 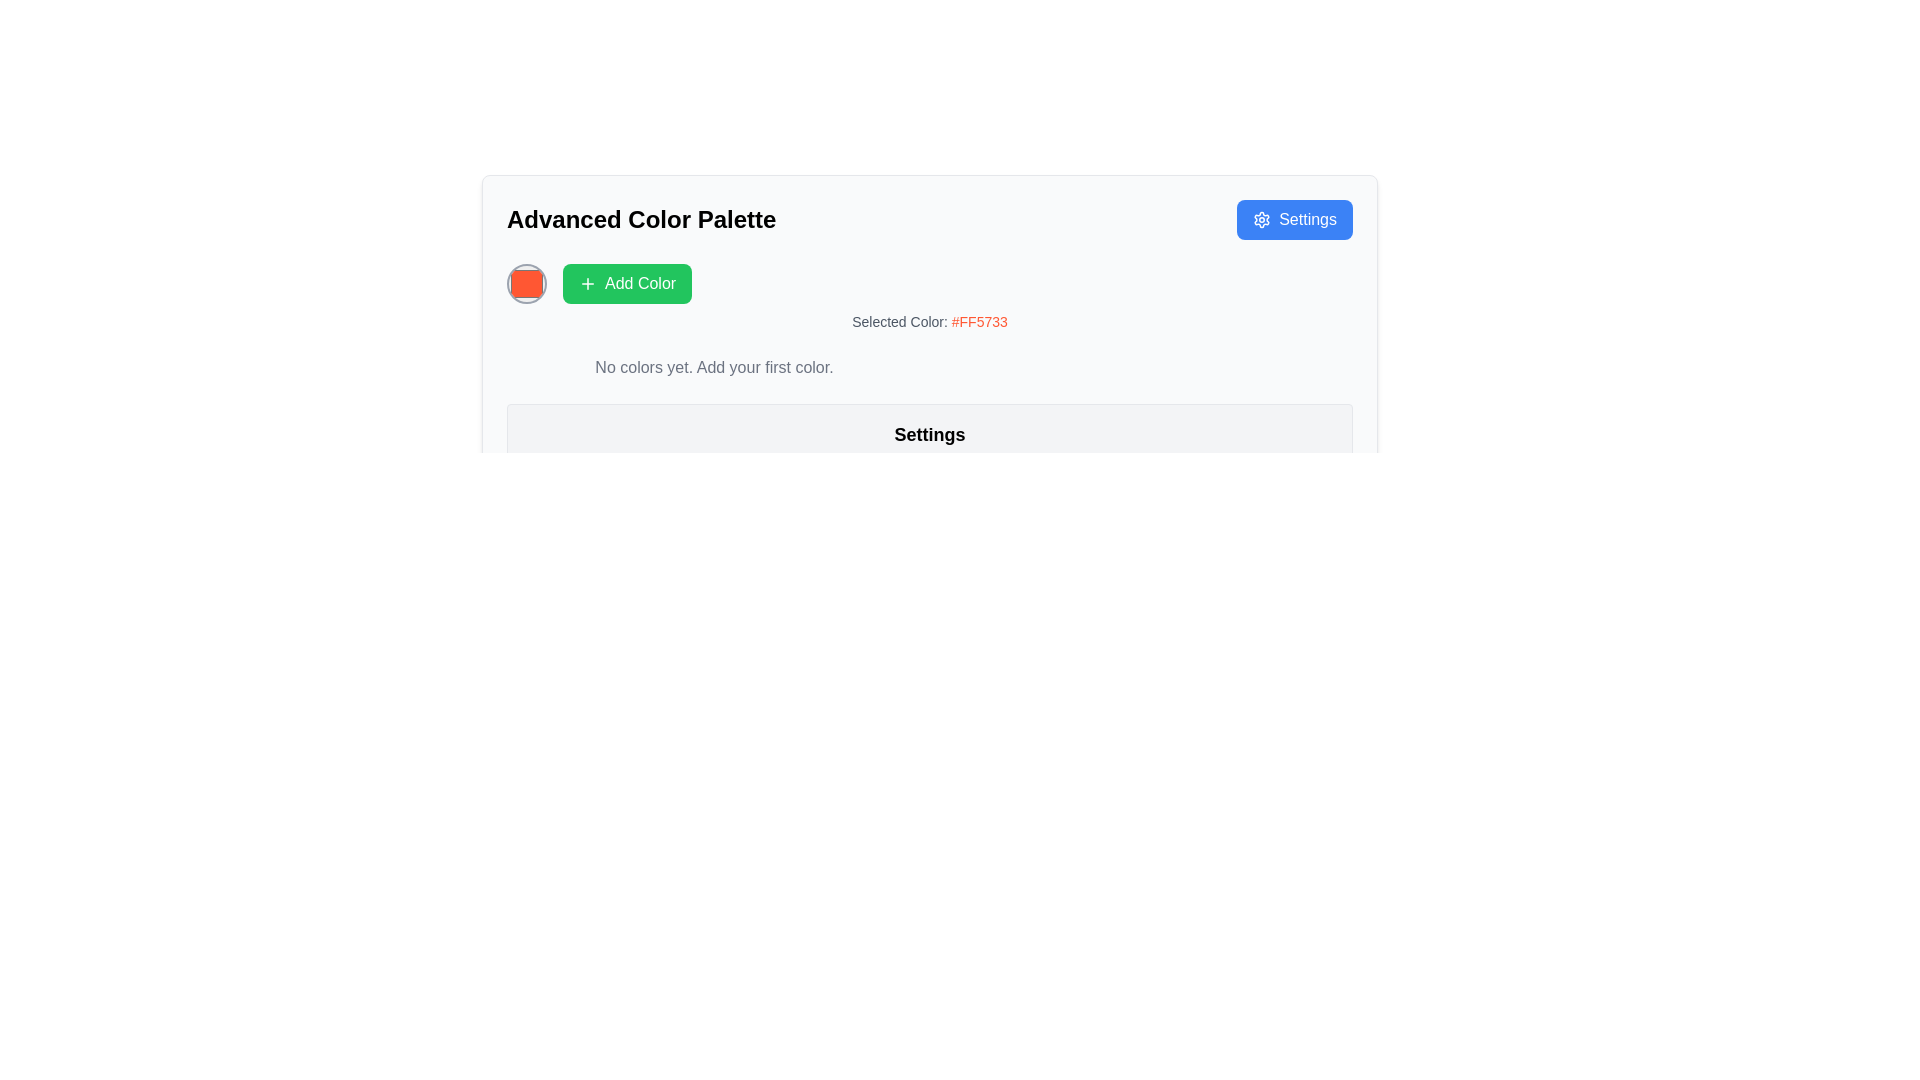 What do you see at coordinates (929, 284) in the screenshot?
I see `the color picker button in the Composite component that allows the user` at bounding box center [929, 284].